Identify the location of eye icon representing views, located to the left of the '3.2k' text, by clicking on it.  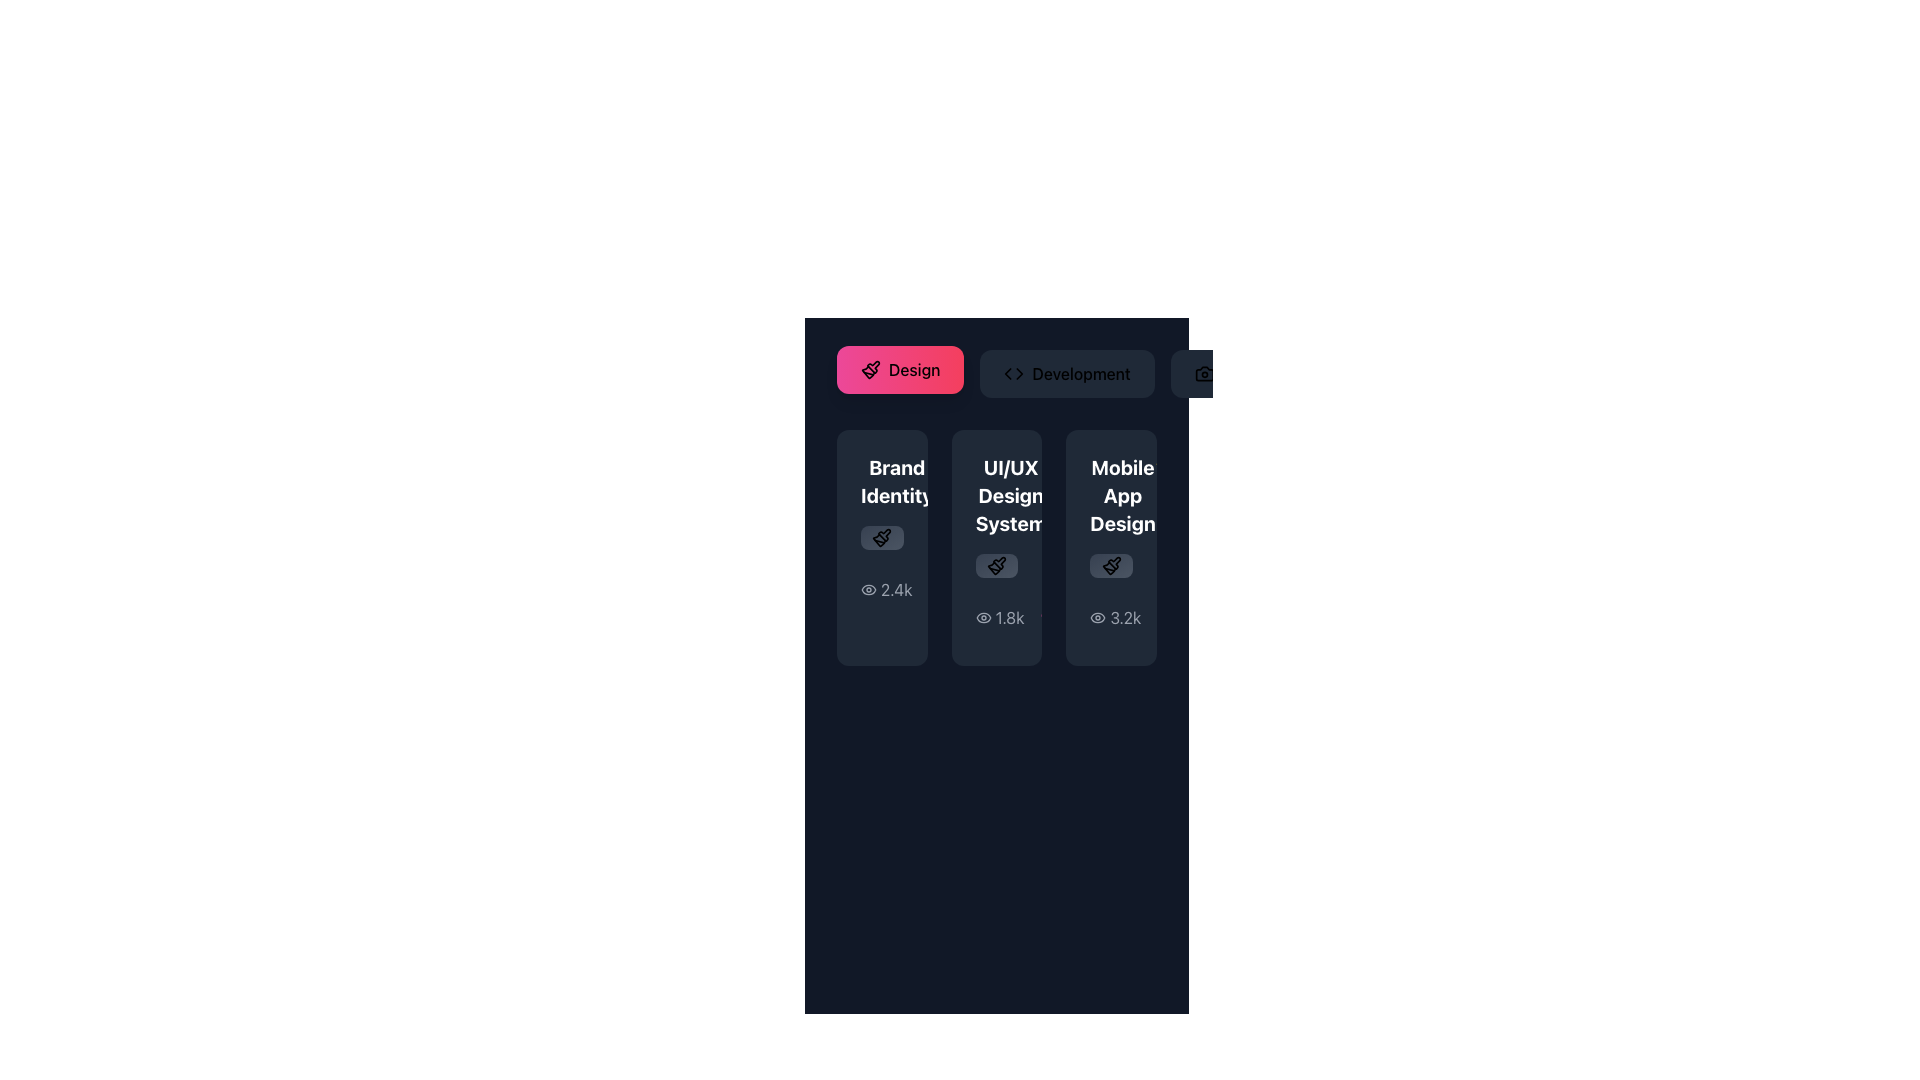
(1097, 616).